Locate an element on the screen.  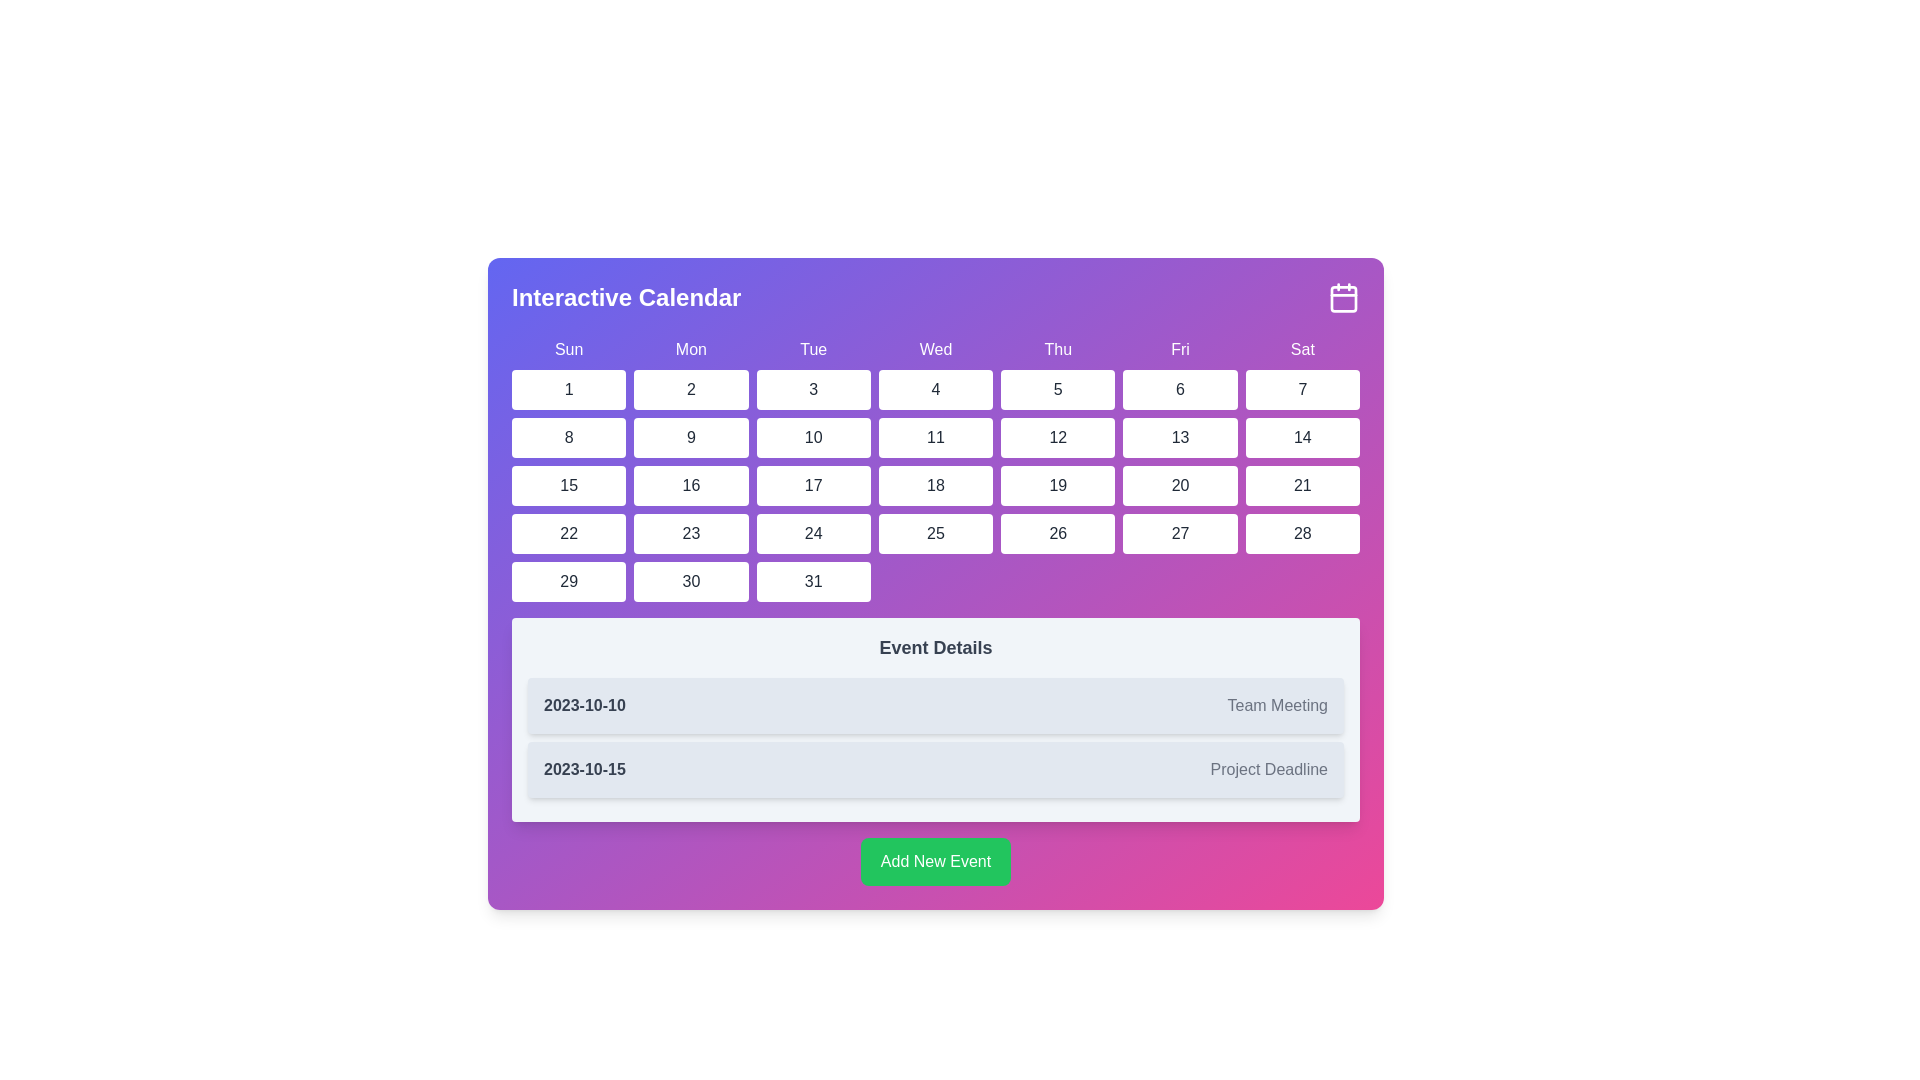
the rectangular button labeled '2' located is located at coordinates (691, 389).